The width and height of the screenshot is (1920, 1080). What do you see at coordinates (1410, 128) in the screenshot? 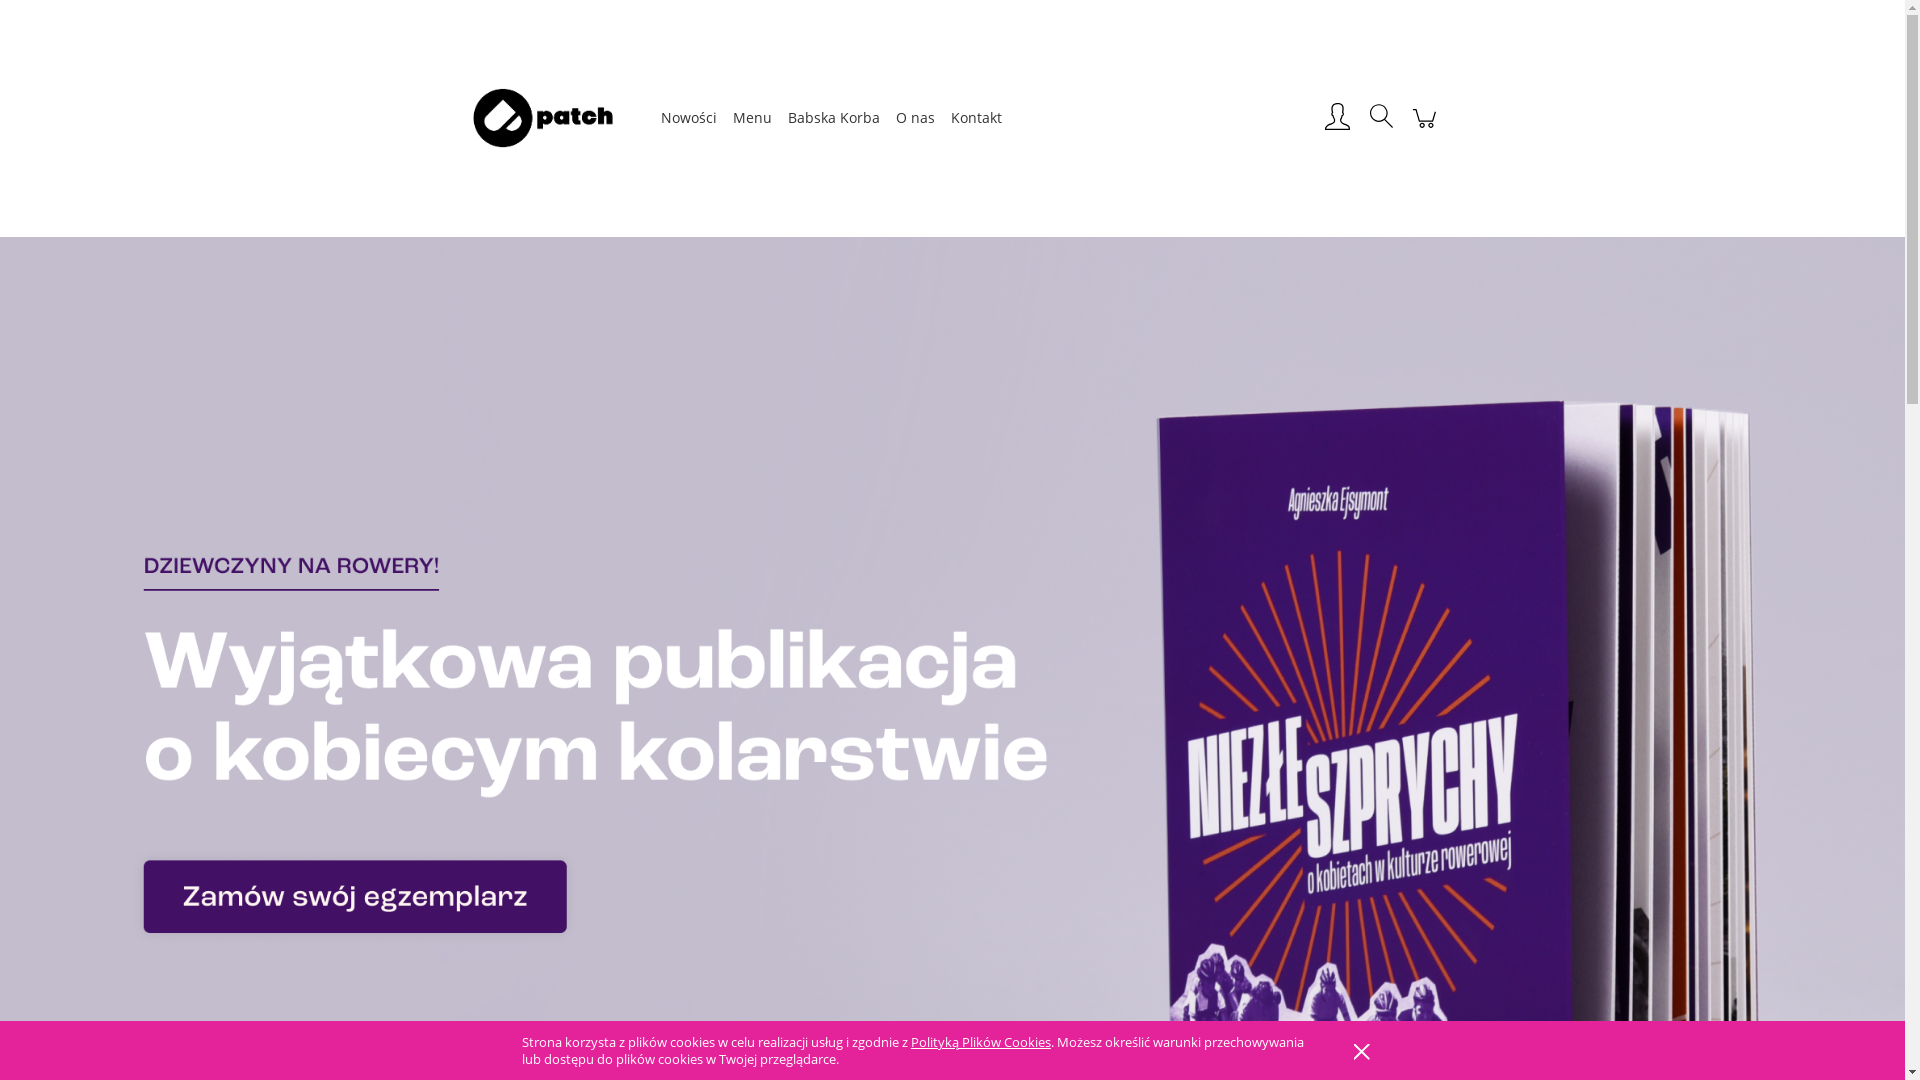
I see `'Koszyk'` at bounding box center [1410, 128].